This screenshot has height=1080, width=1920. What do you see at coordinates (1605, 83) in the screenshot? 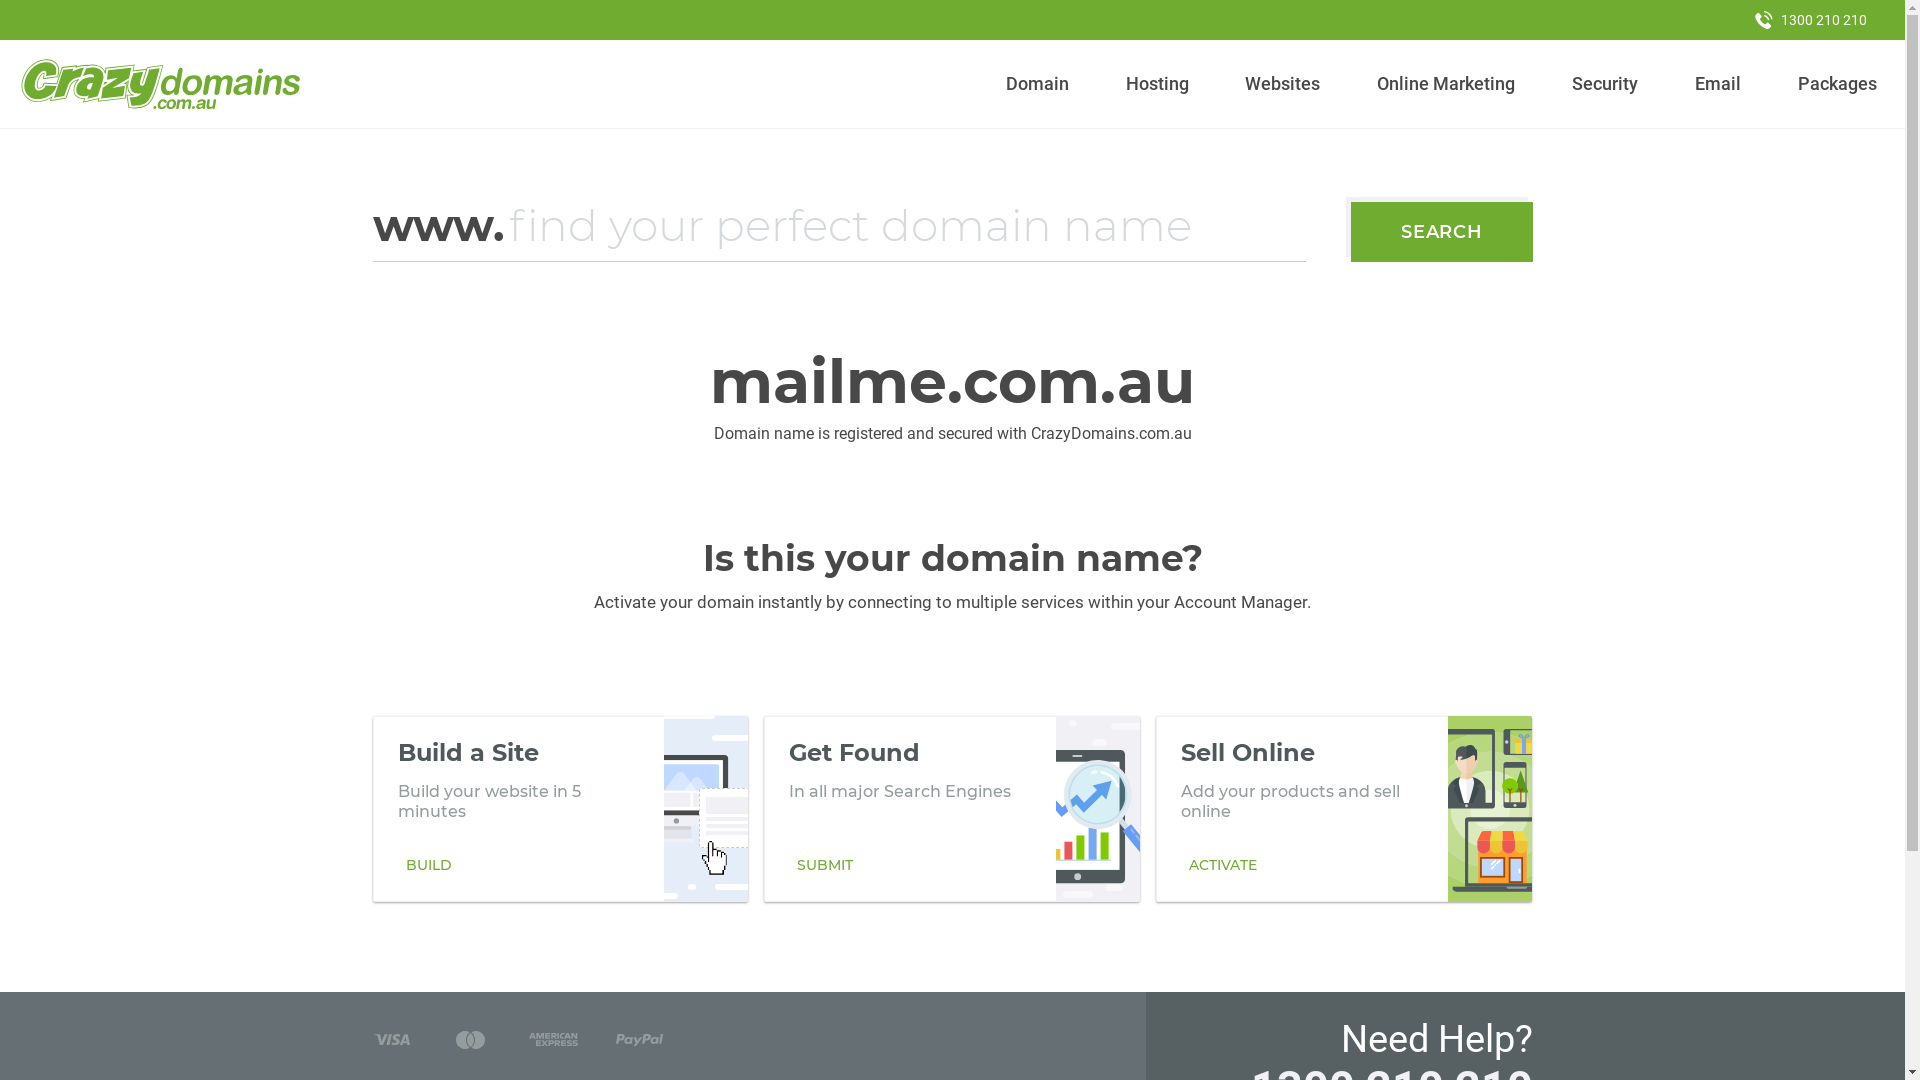
I see `'Security'` at bounding box center [1605, 83].